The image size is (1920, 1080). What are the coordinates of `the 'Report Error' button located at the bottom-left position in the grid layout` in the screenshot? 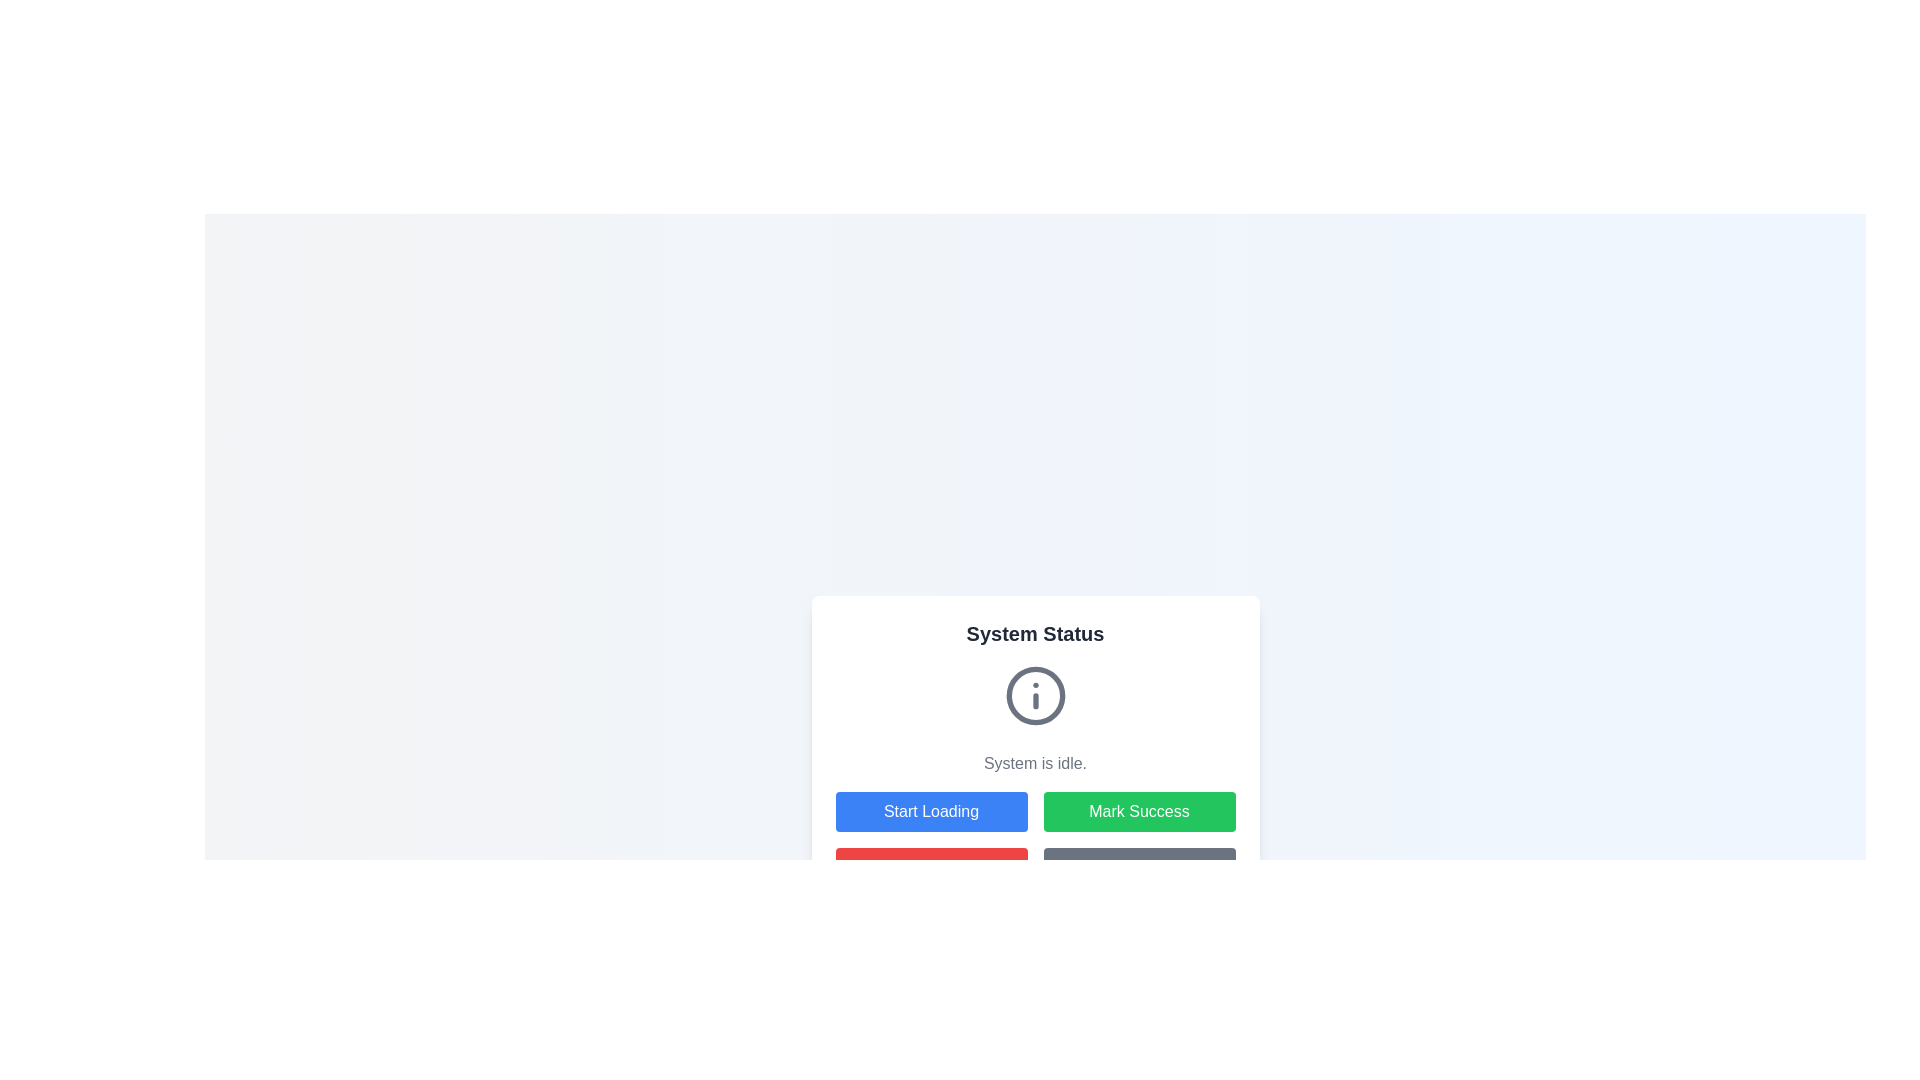 It's located at (930, 866).